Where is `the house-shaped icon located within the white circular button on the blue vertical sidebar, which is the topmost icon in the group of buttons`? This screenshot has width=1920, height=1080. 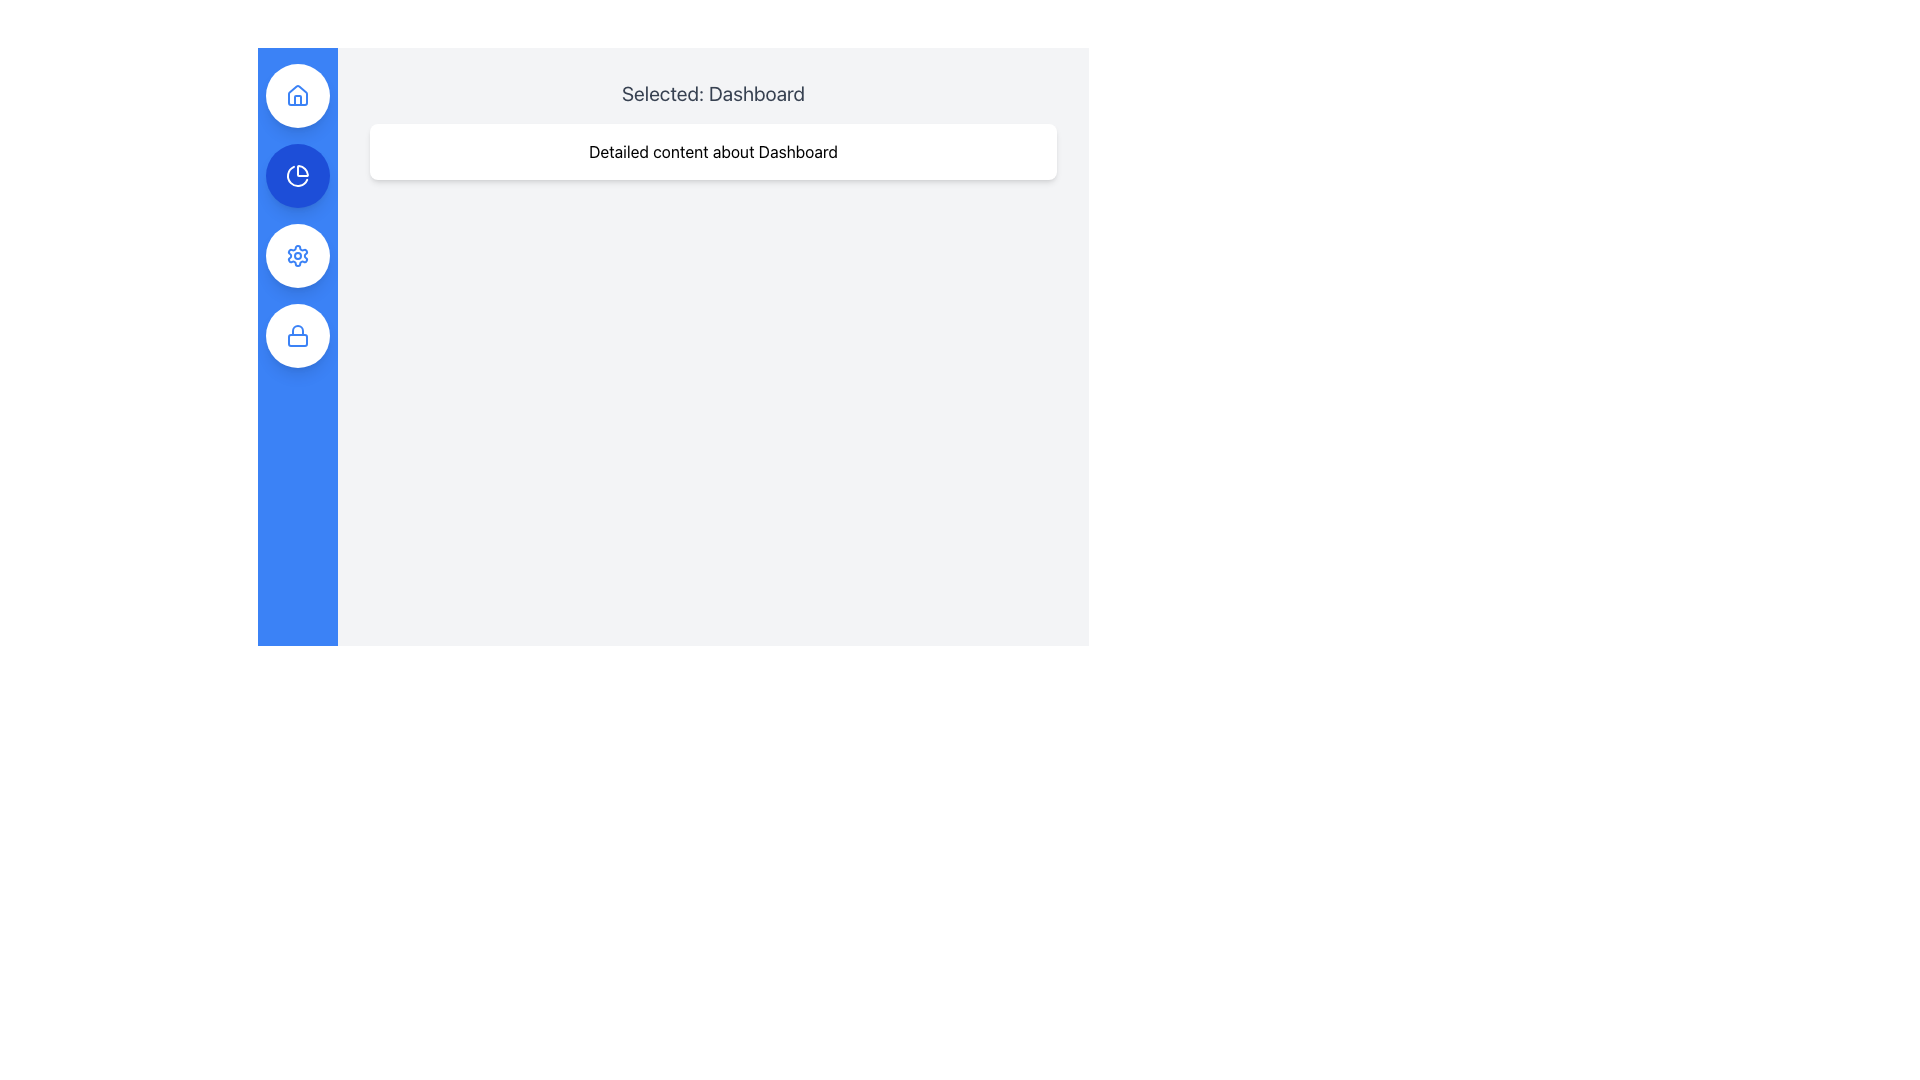 the house-shaped icon located within the white circular button on the blue vertical sidebar, which is the topmost icon in the group of buttons is located at coordinates (296, 96).